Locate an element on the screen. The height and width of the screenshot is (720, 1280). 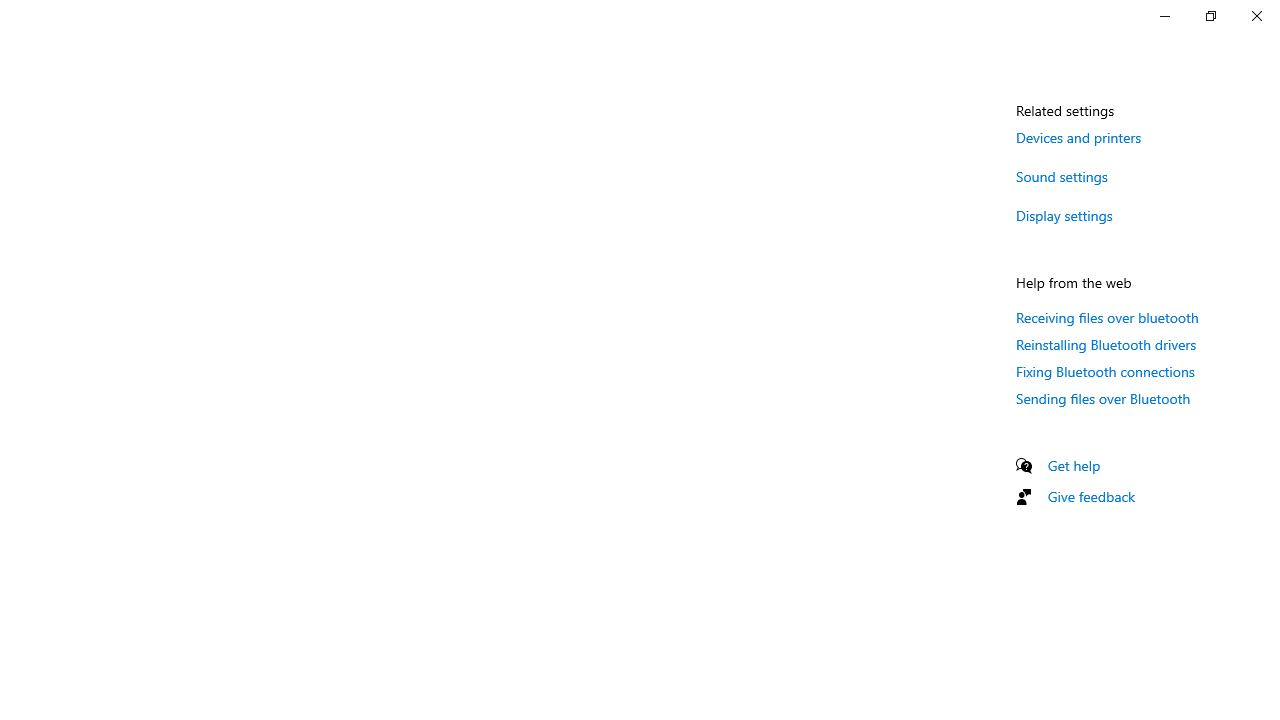
'Sending files over Bluetooth' is located at coordinates (1102, 398).